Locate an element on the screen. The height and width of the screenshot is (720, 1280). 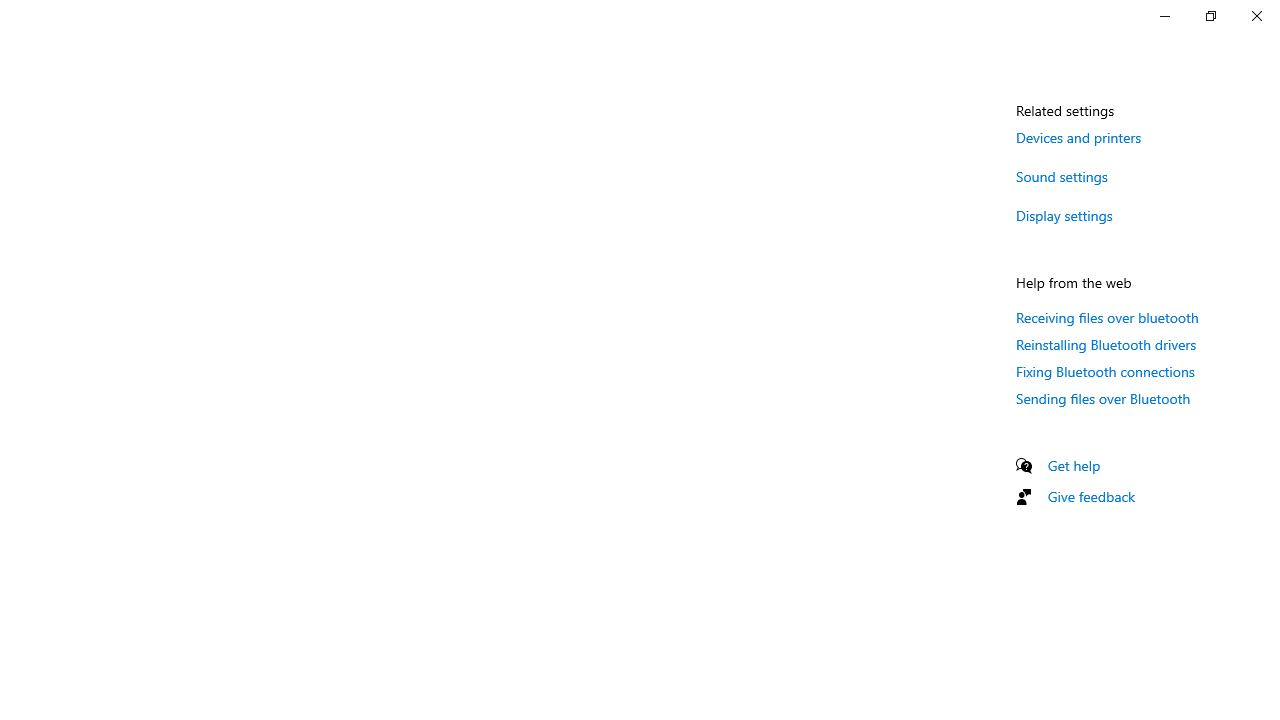
'Sending files over Bluetooth' is located at coordinates (1102, 398).